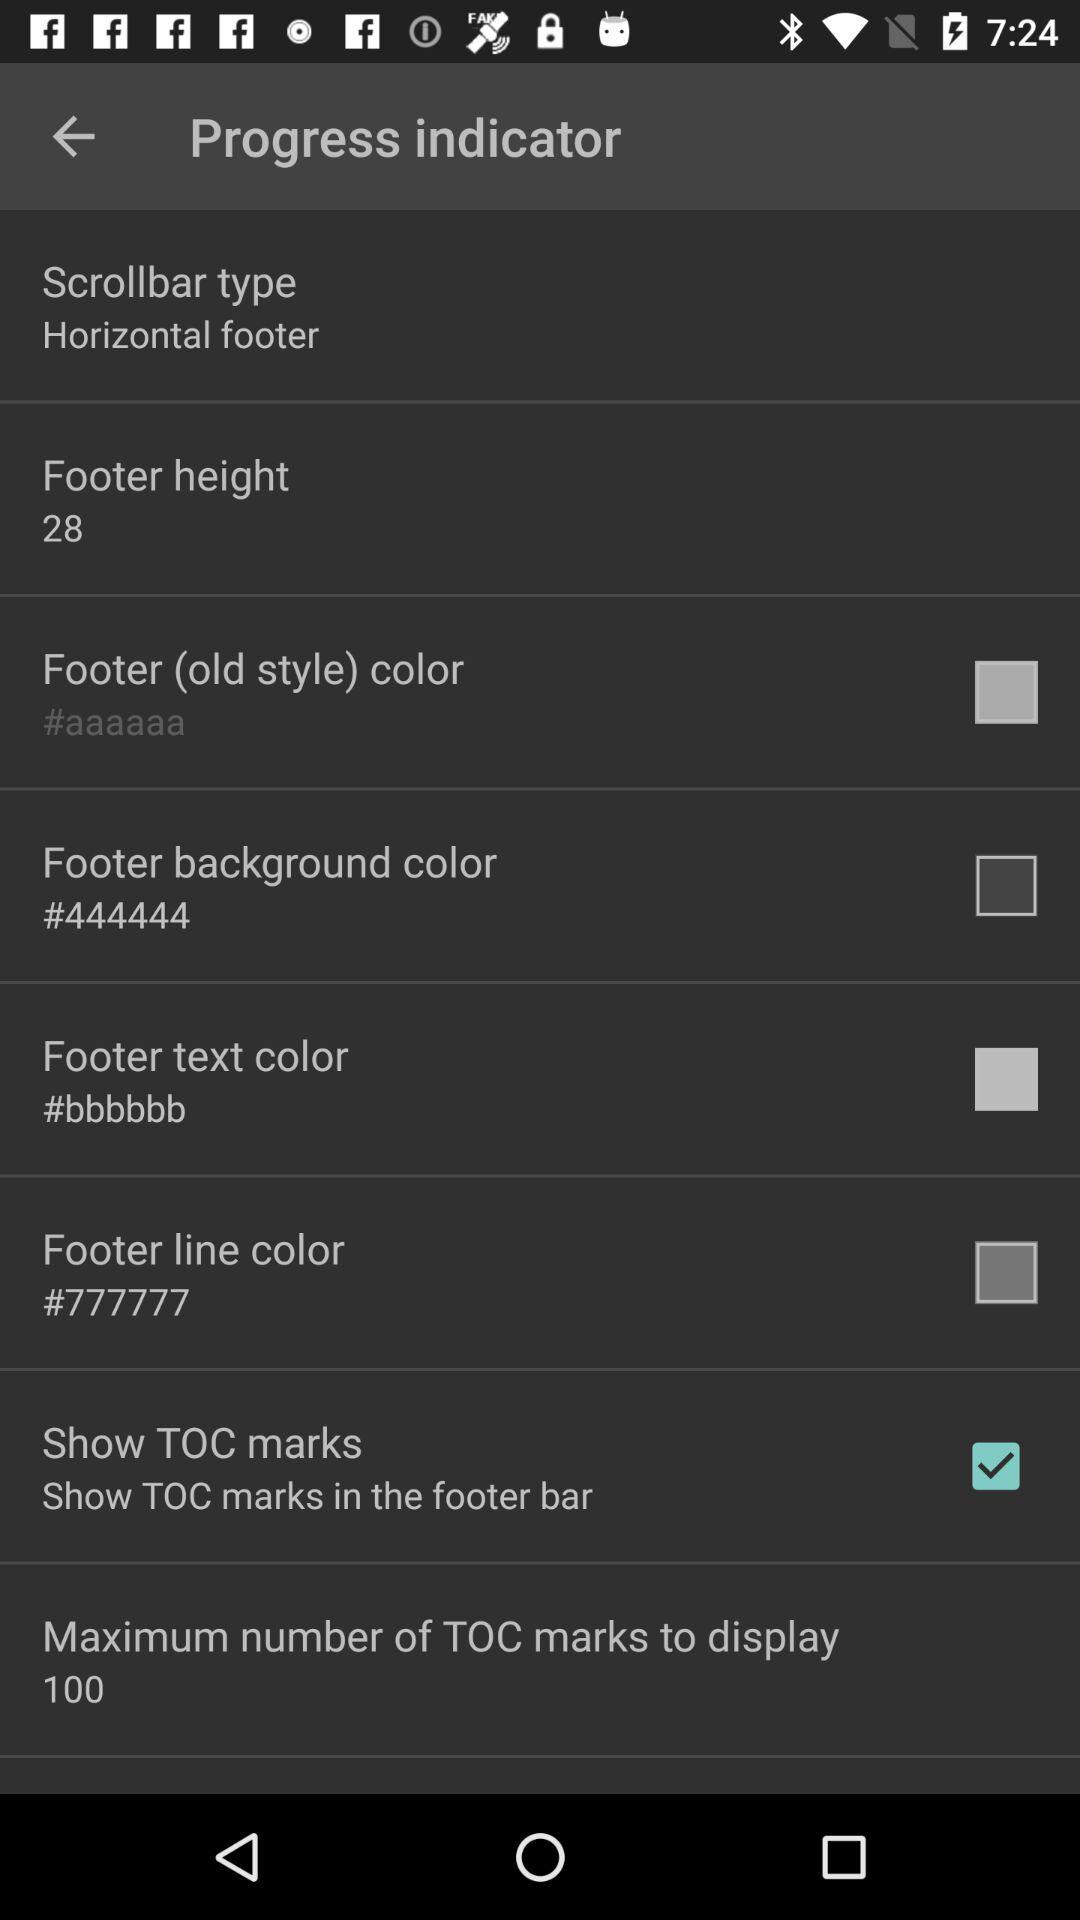 This screenshot has width=1080, height=1920. I want to click on the #aaaaaa icon, so click(114, 720).